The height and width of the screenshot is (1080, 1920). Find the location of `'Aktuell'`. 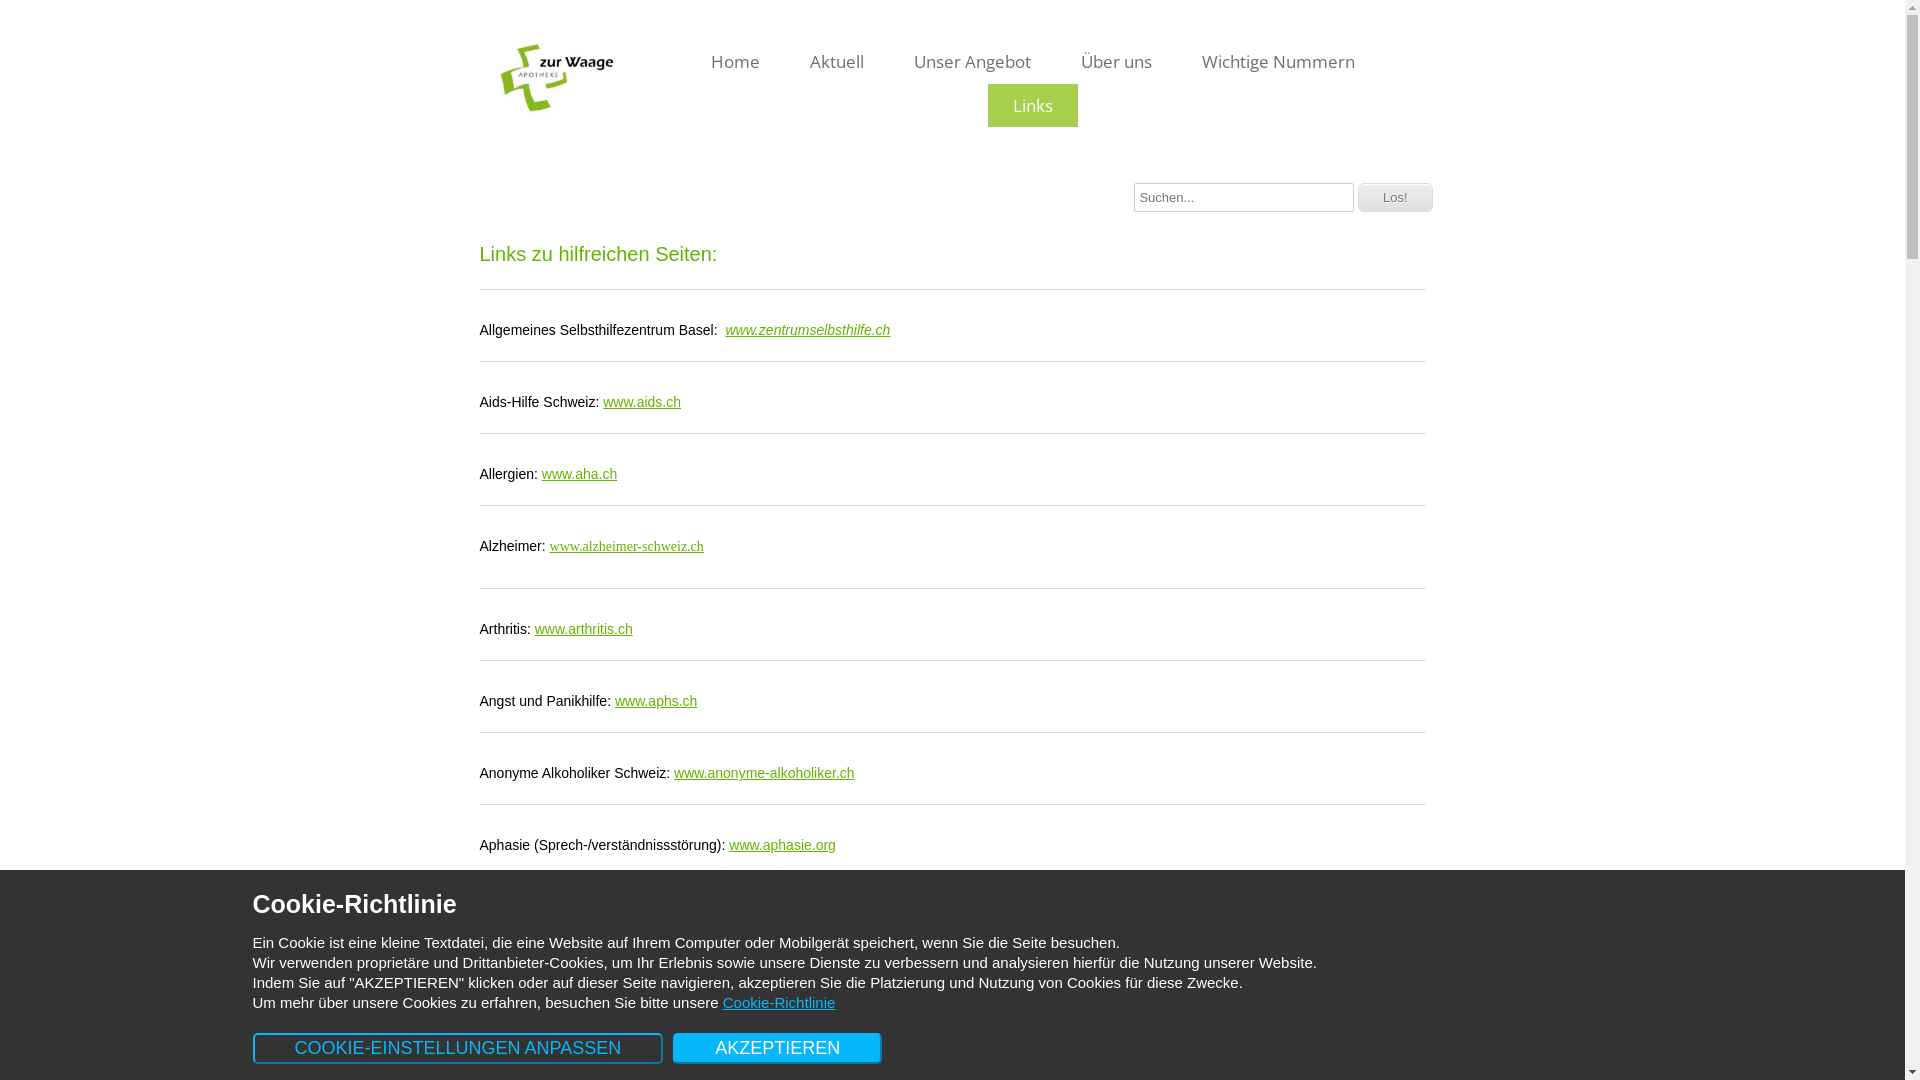

'Aktuell' is located at coordinates (836, 60).